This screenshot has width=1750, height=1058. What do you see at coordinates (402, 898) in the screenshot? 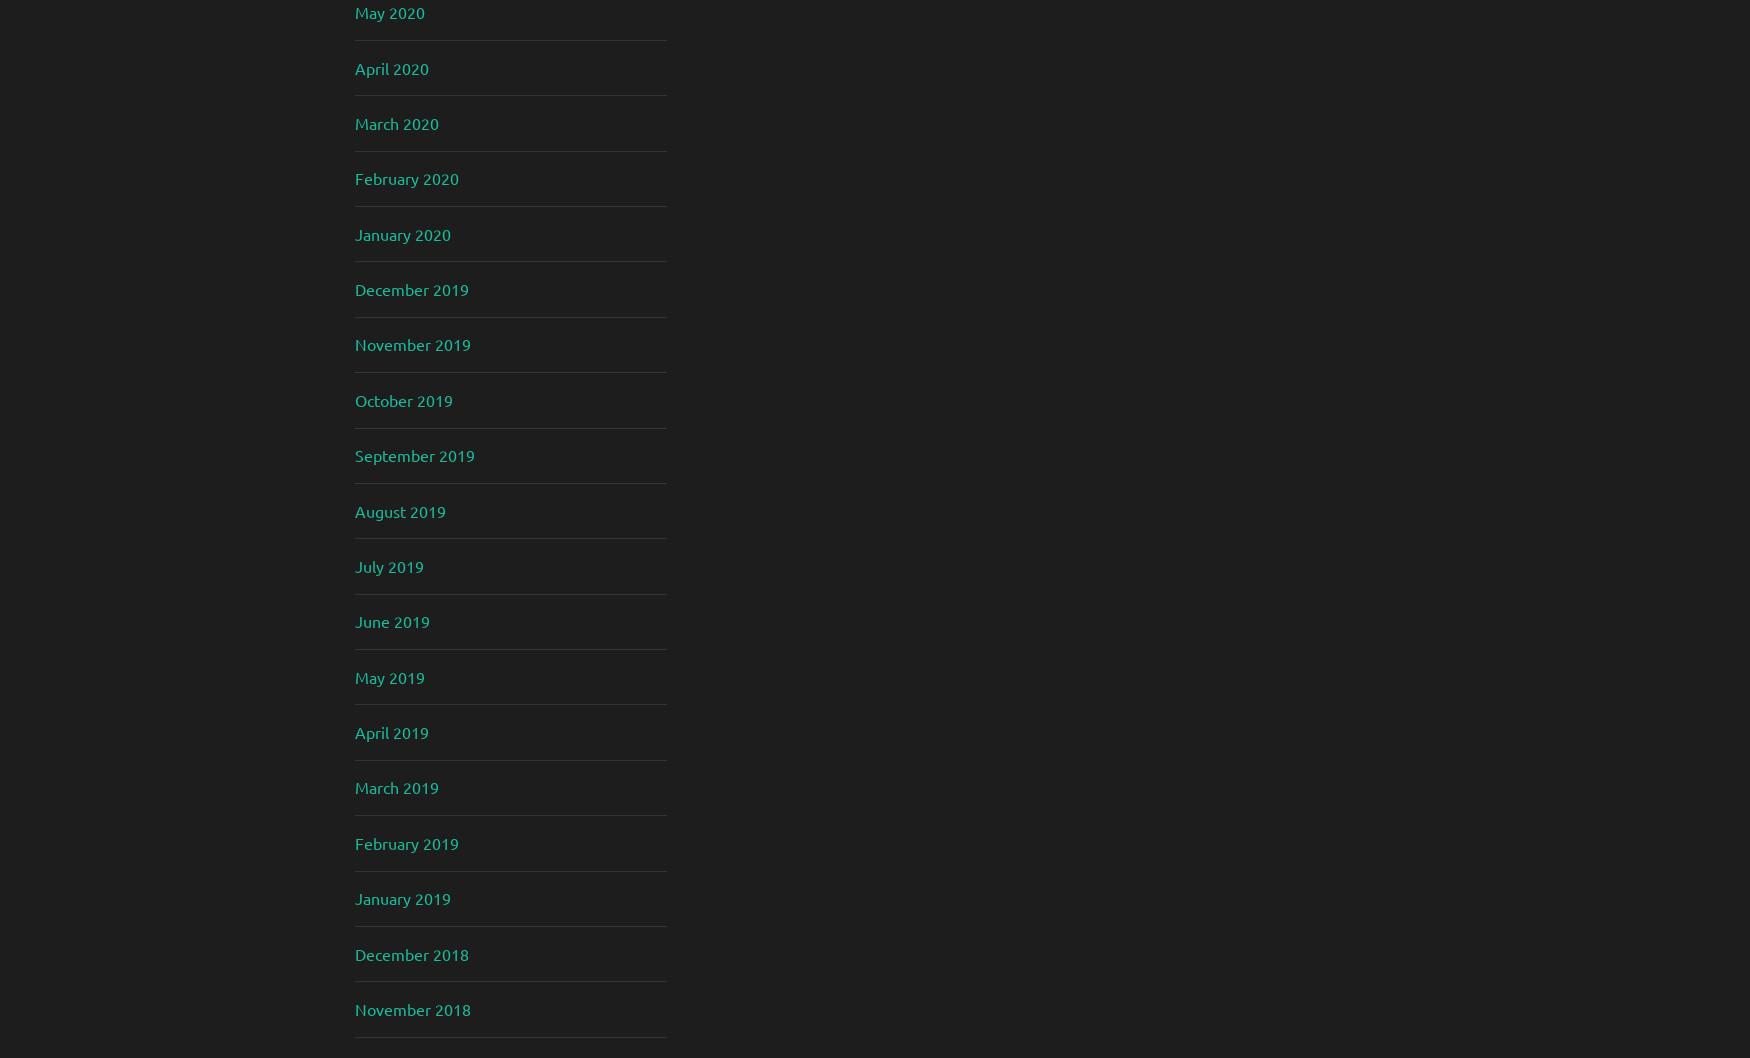
I see `'January 2019'` at bounding box center [402, 898].